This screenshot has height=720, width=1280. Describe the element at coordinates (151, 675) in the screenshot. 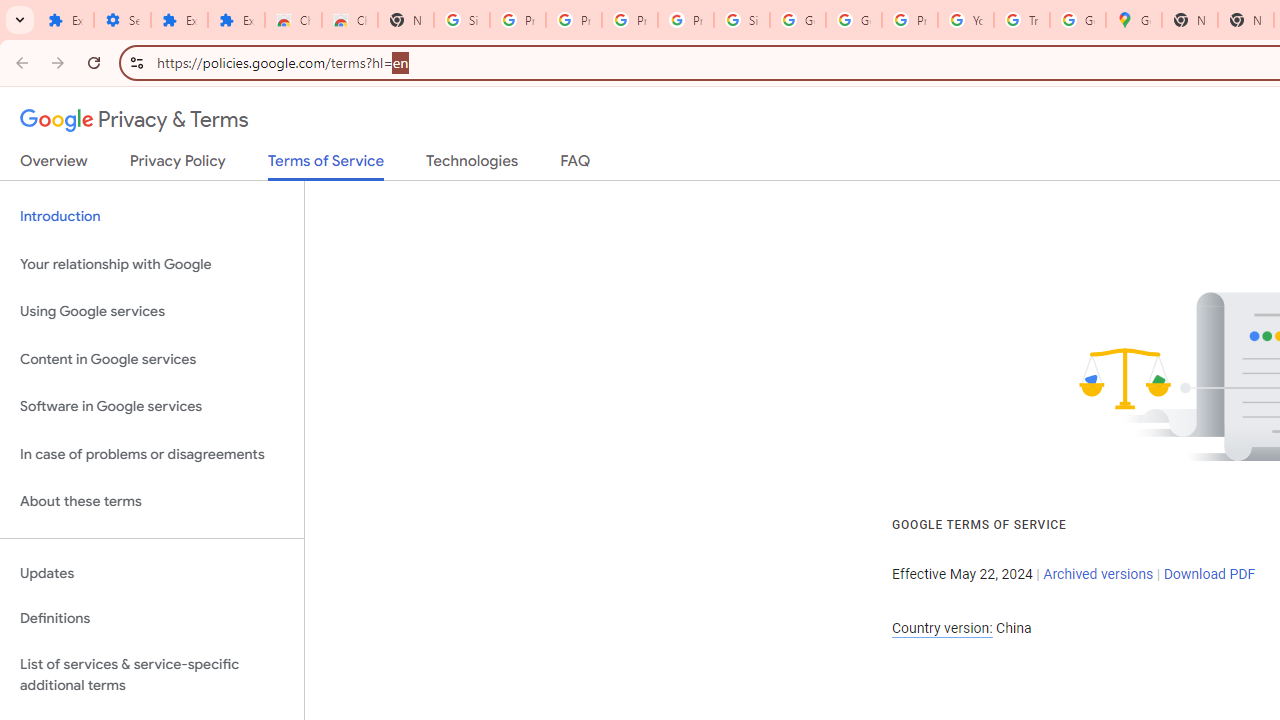

I see `'List of services & service-specific additional terms'` at that location.